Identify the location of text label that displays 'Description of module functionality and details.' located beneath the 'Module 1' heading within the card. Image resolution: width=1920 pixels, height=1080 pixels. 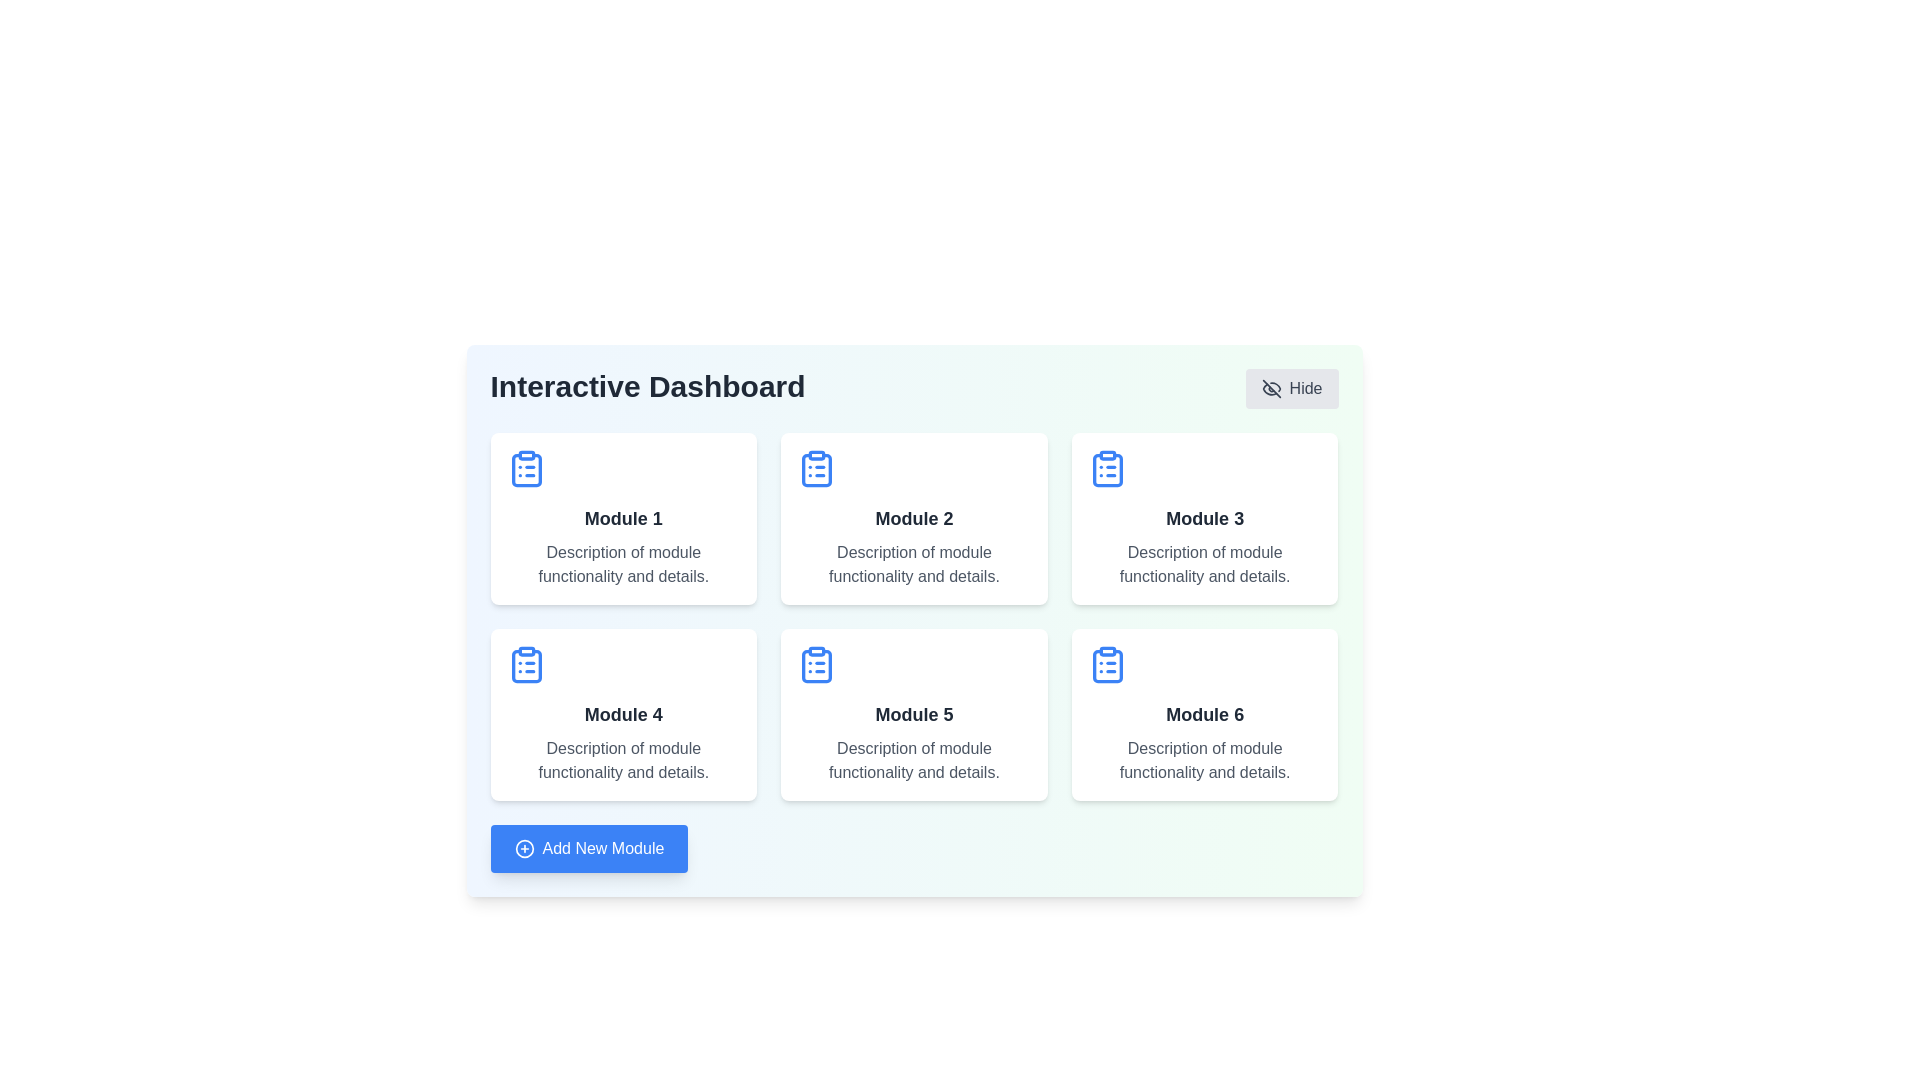
(622, 564).